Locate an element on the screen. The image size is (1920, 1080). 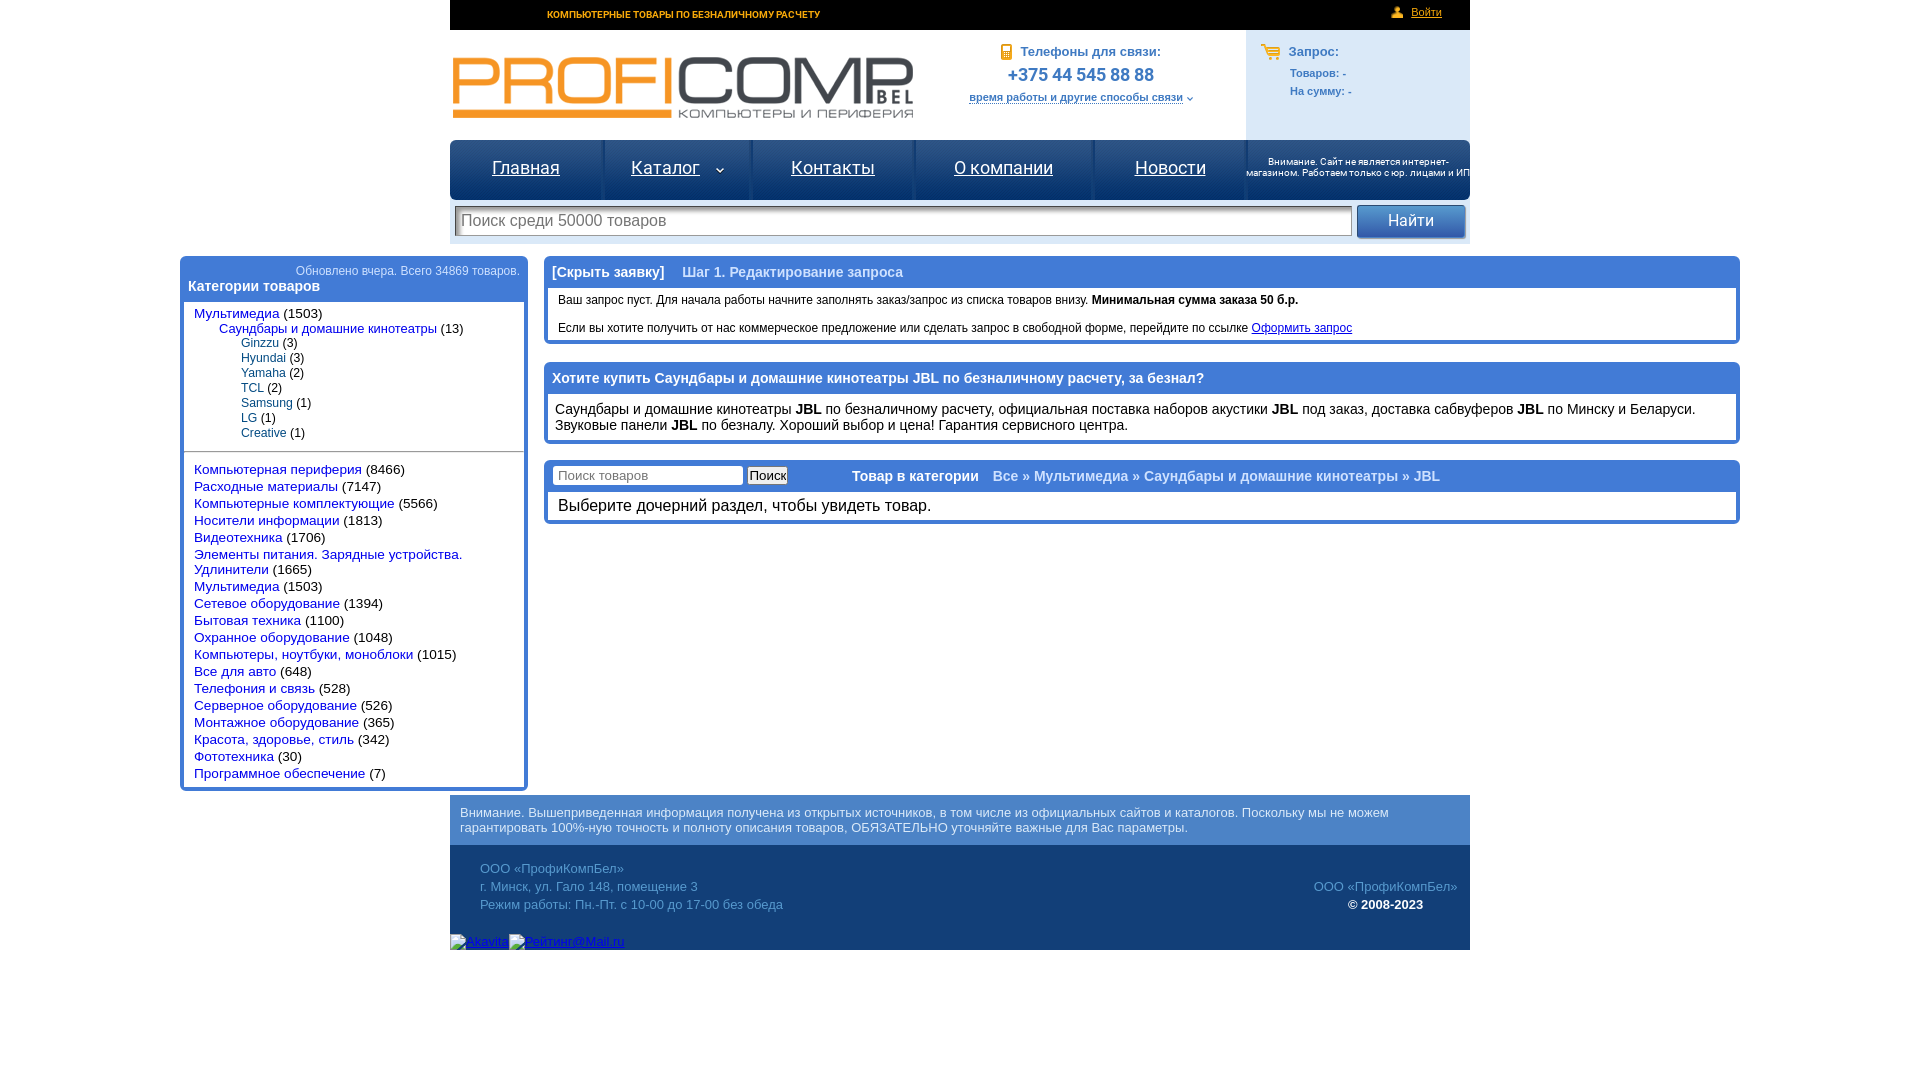
'Creative' is located at coordinates (263, 431).